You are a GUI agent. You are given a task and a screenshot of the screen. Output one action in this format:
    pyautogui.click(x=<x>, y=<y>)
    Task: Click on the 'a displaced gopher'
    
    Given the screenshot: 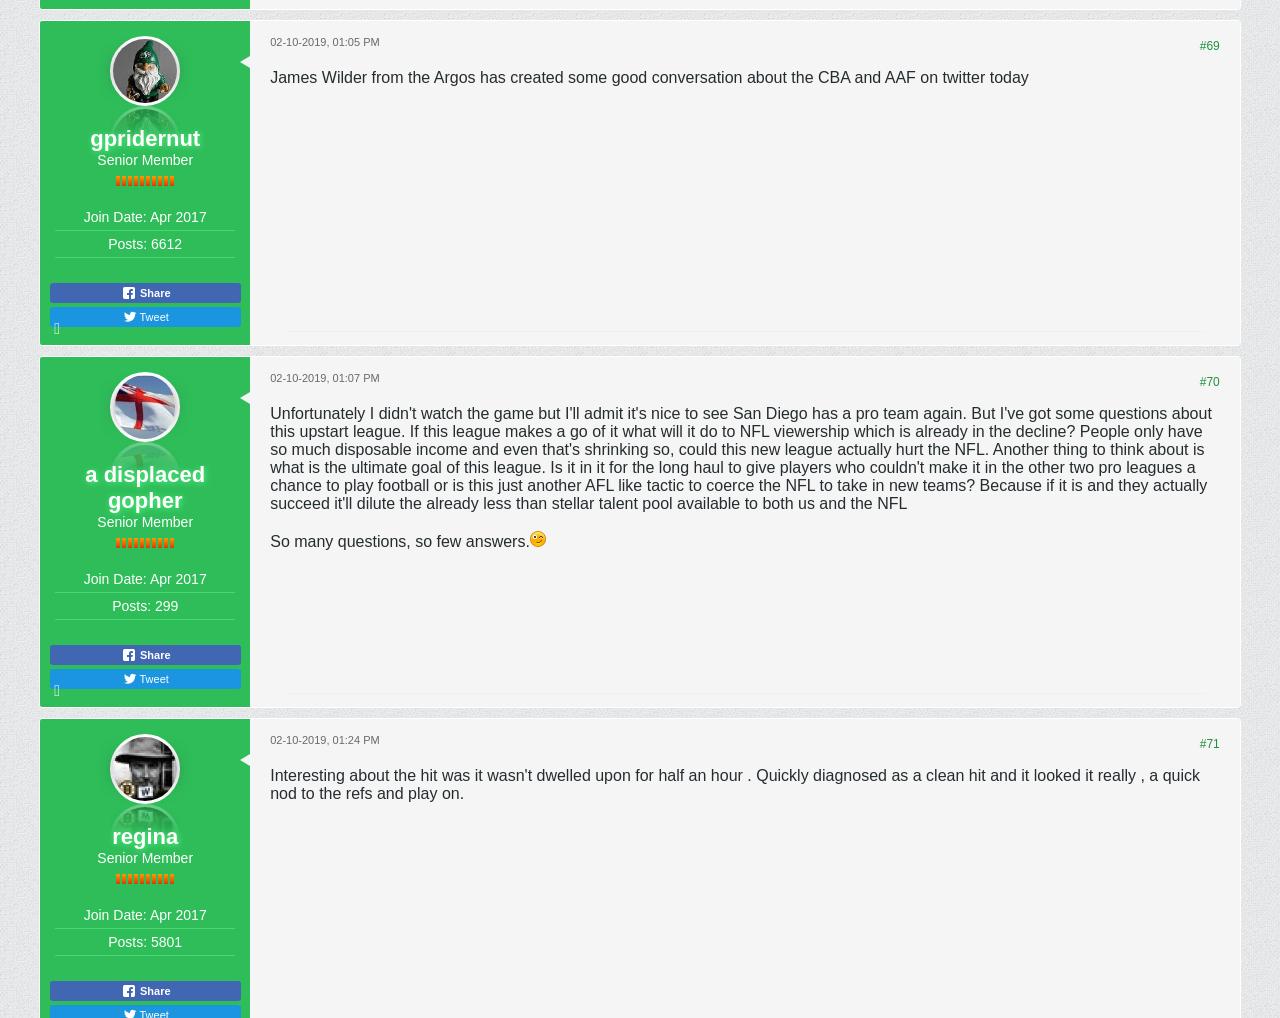 What is the action you would take?
    pyautogui.click(x=144, y=486)
    